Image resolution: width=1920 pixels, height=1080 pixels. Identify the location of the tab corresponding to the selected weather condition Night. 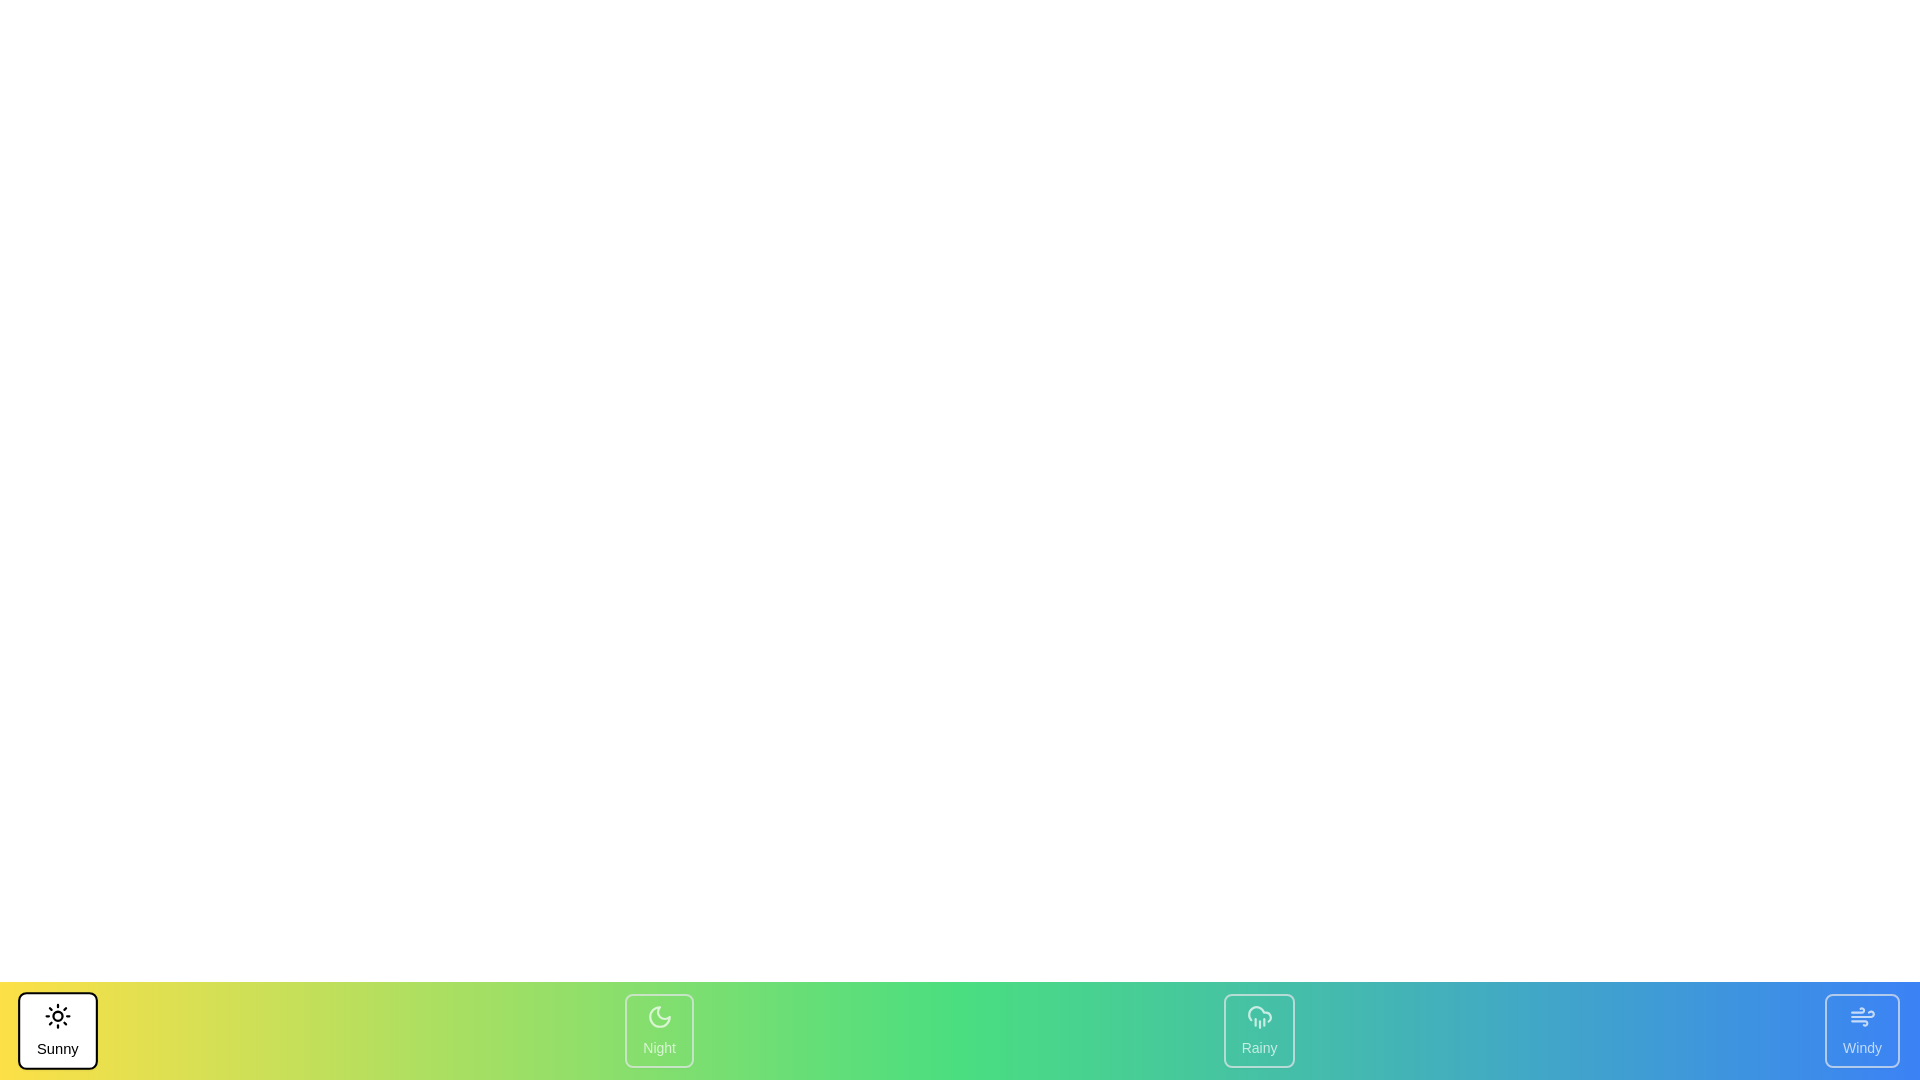
(659, 1030).